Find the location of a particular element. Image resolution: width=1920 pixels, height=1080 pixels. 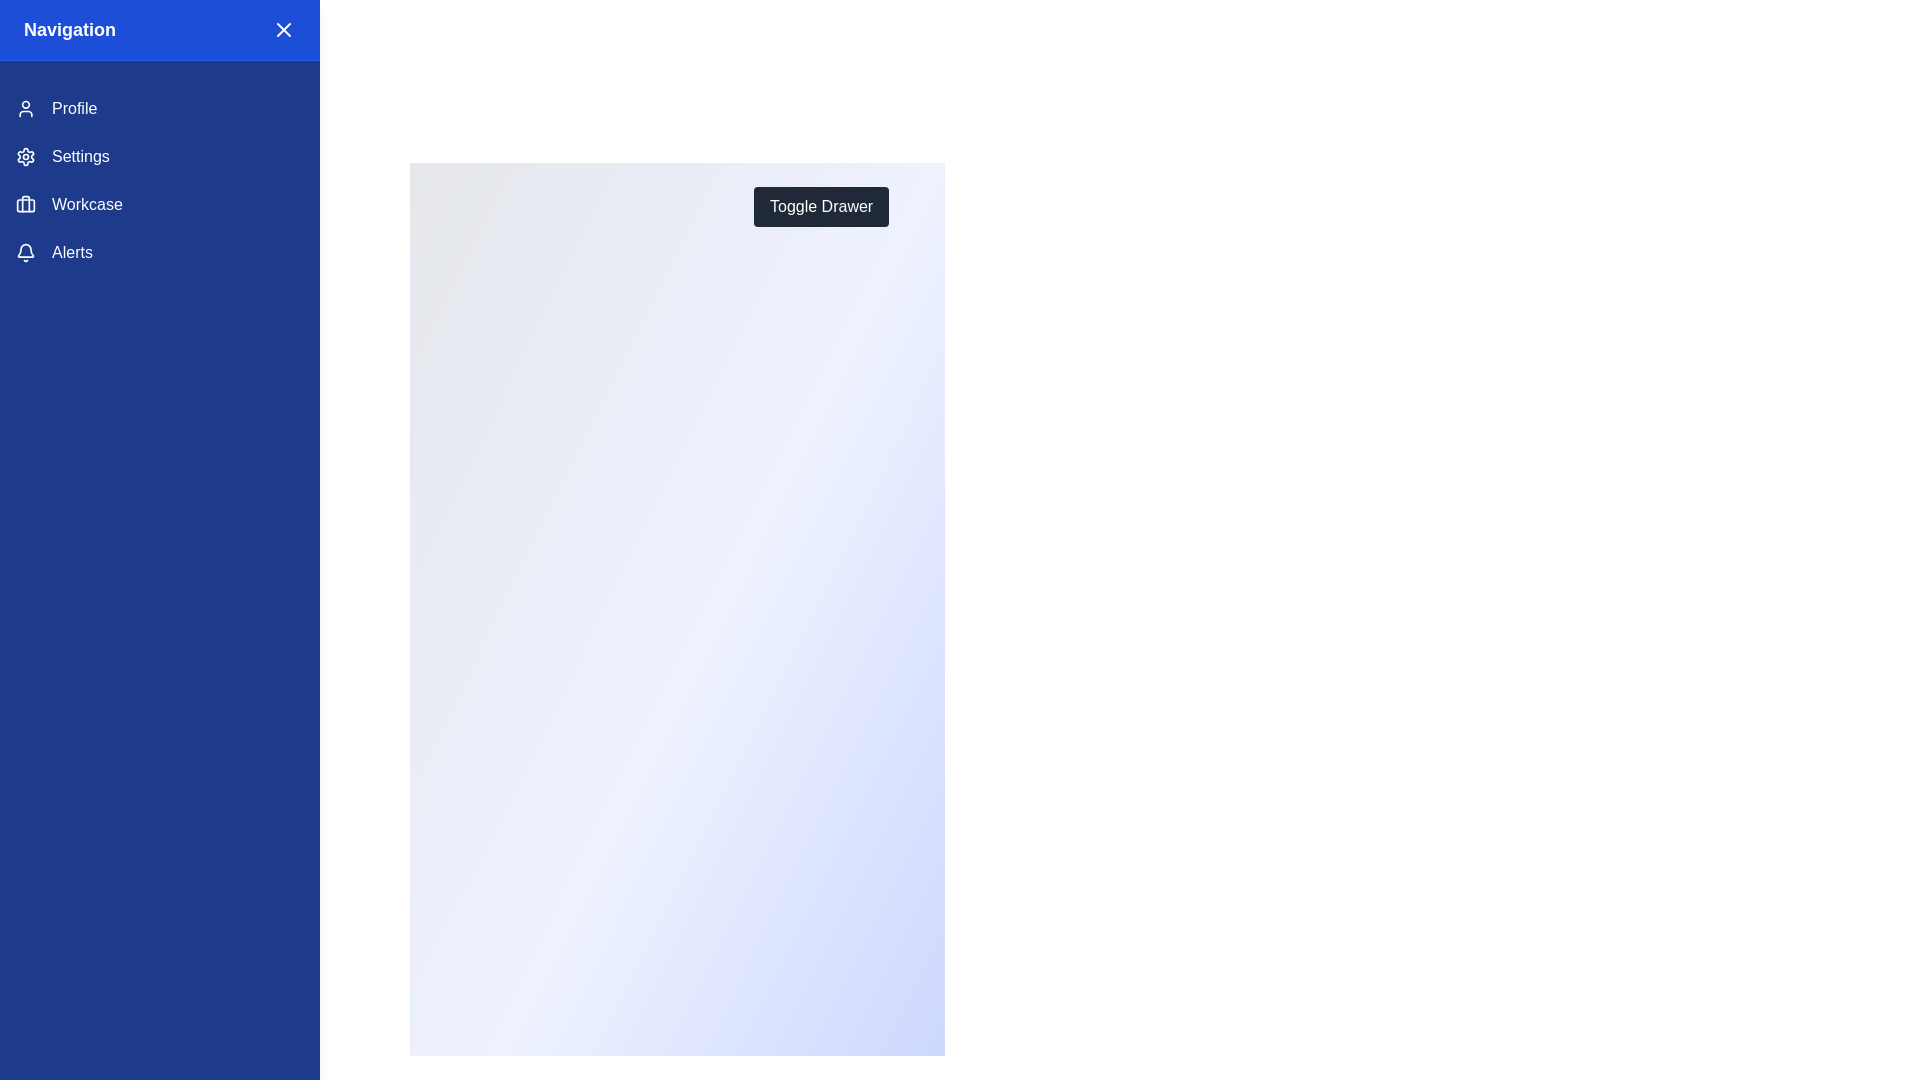

the close button in the drawer's header to close the drawer is located at coordinates (282, 30).